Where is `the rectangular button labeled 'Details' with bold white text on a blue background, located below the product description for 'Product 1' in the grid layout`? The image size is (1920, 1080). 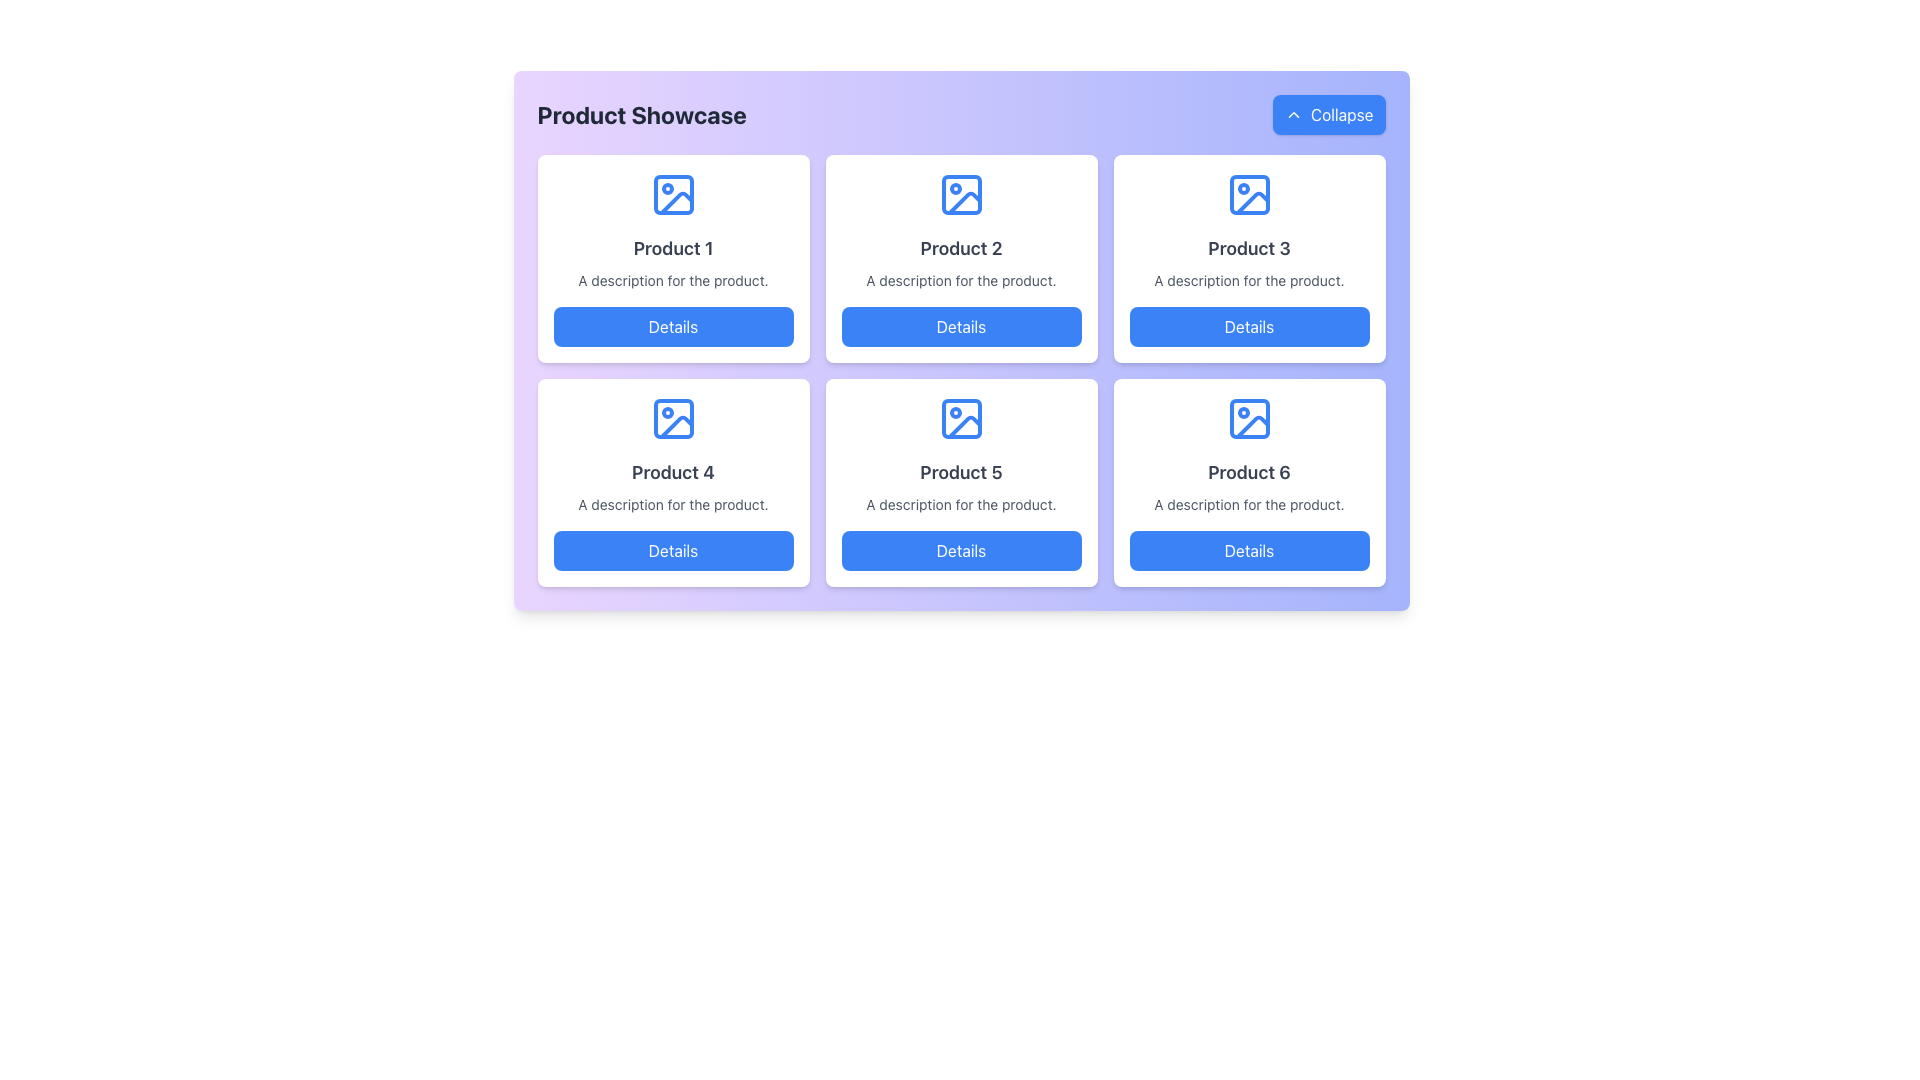 the rectangular button labeled 'Details' with bold white text on a blue background, located below the product description for 'Product 1' in the grid layout is located at coordinates (673, 326).